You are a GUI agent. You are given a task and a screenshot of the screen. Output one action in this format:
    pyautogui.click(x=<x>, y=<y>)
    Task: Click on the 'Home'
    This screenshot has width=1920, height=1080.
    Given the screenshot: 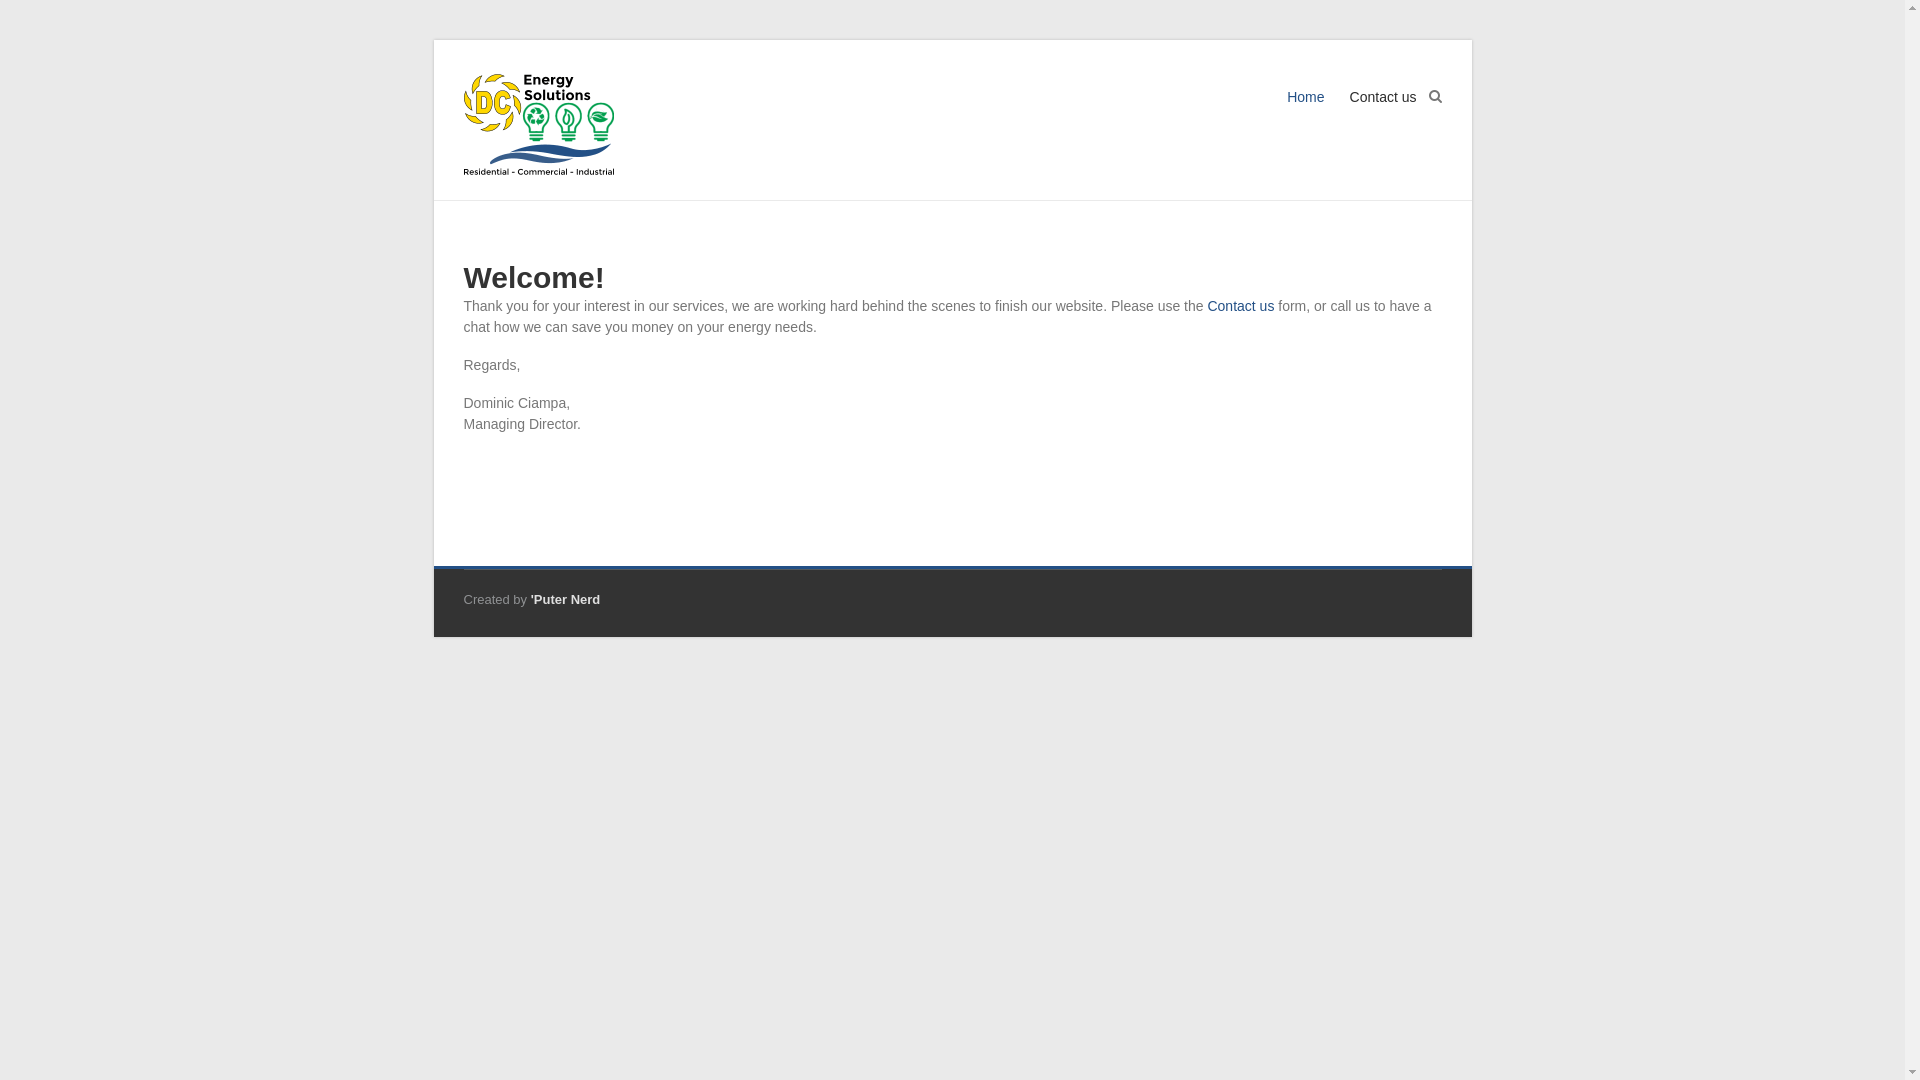 What is the action you would take?
    pyautogui.click(x=1286, y=115)
    